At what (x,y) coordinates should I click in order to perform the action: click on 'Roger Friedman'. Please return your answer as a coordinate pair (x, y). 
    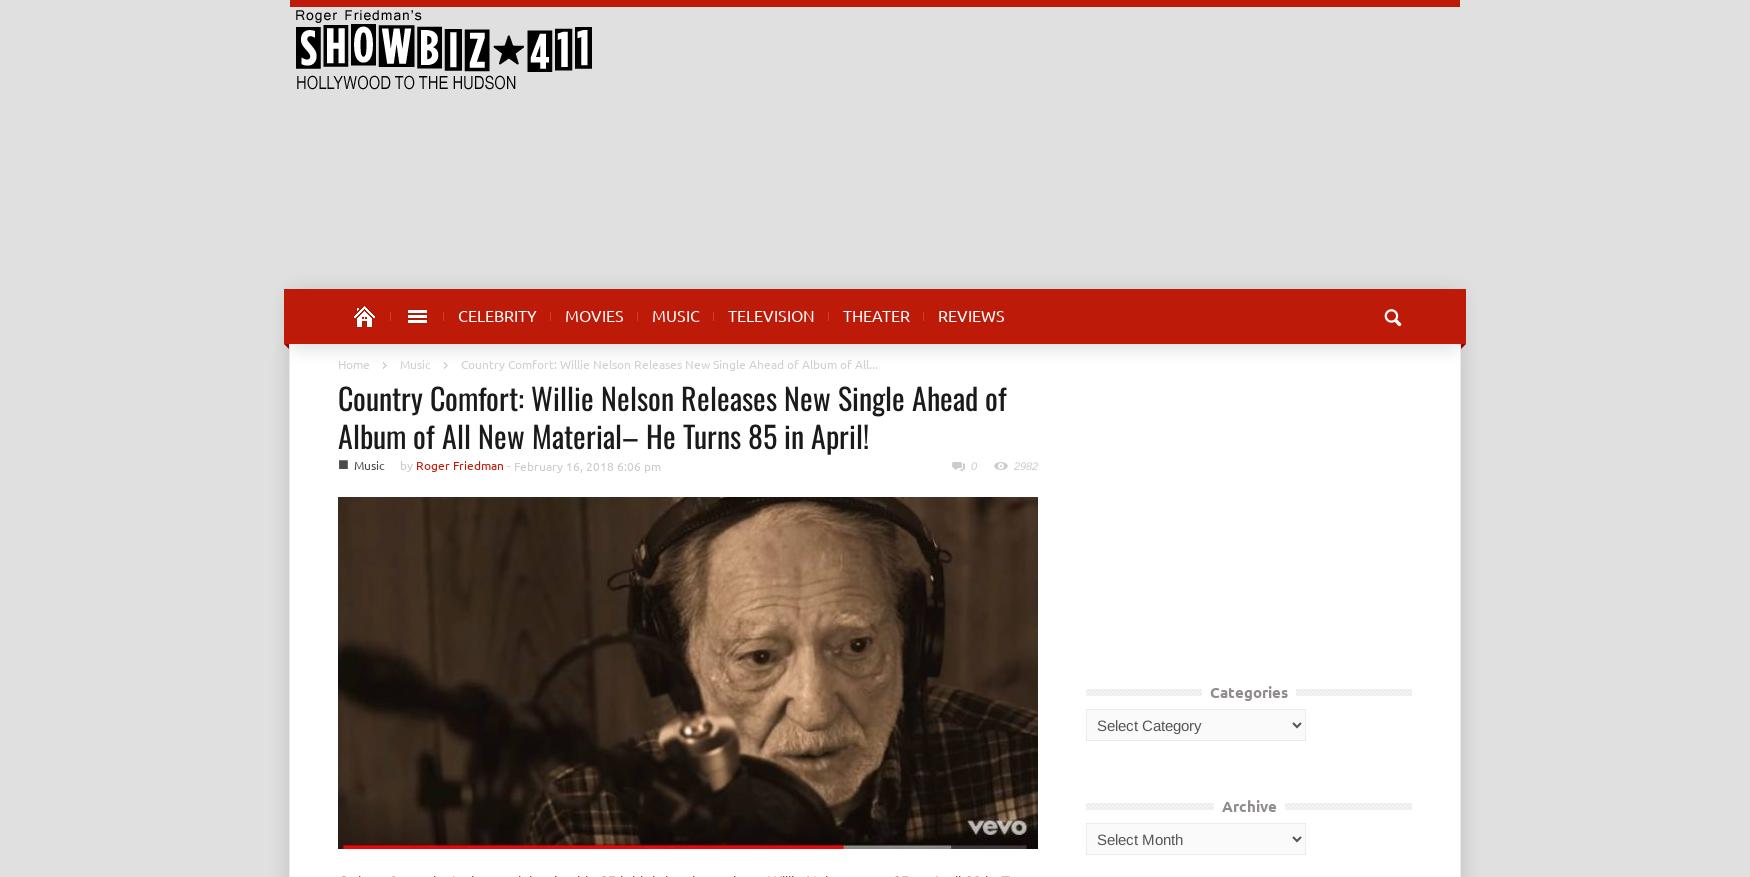
    Looking at the image, I should click on (459, 464).